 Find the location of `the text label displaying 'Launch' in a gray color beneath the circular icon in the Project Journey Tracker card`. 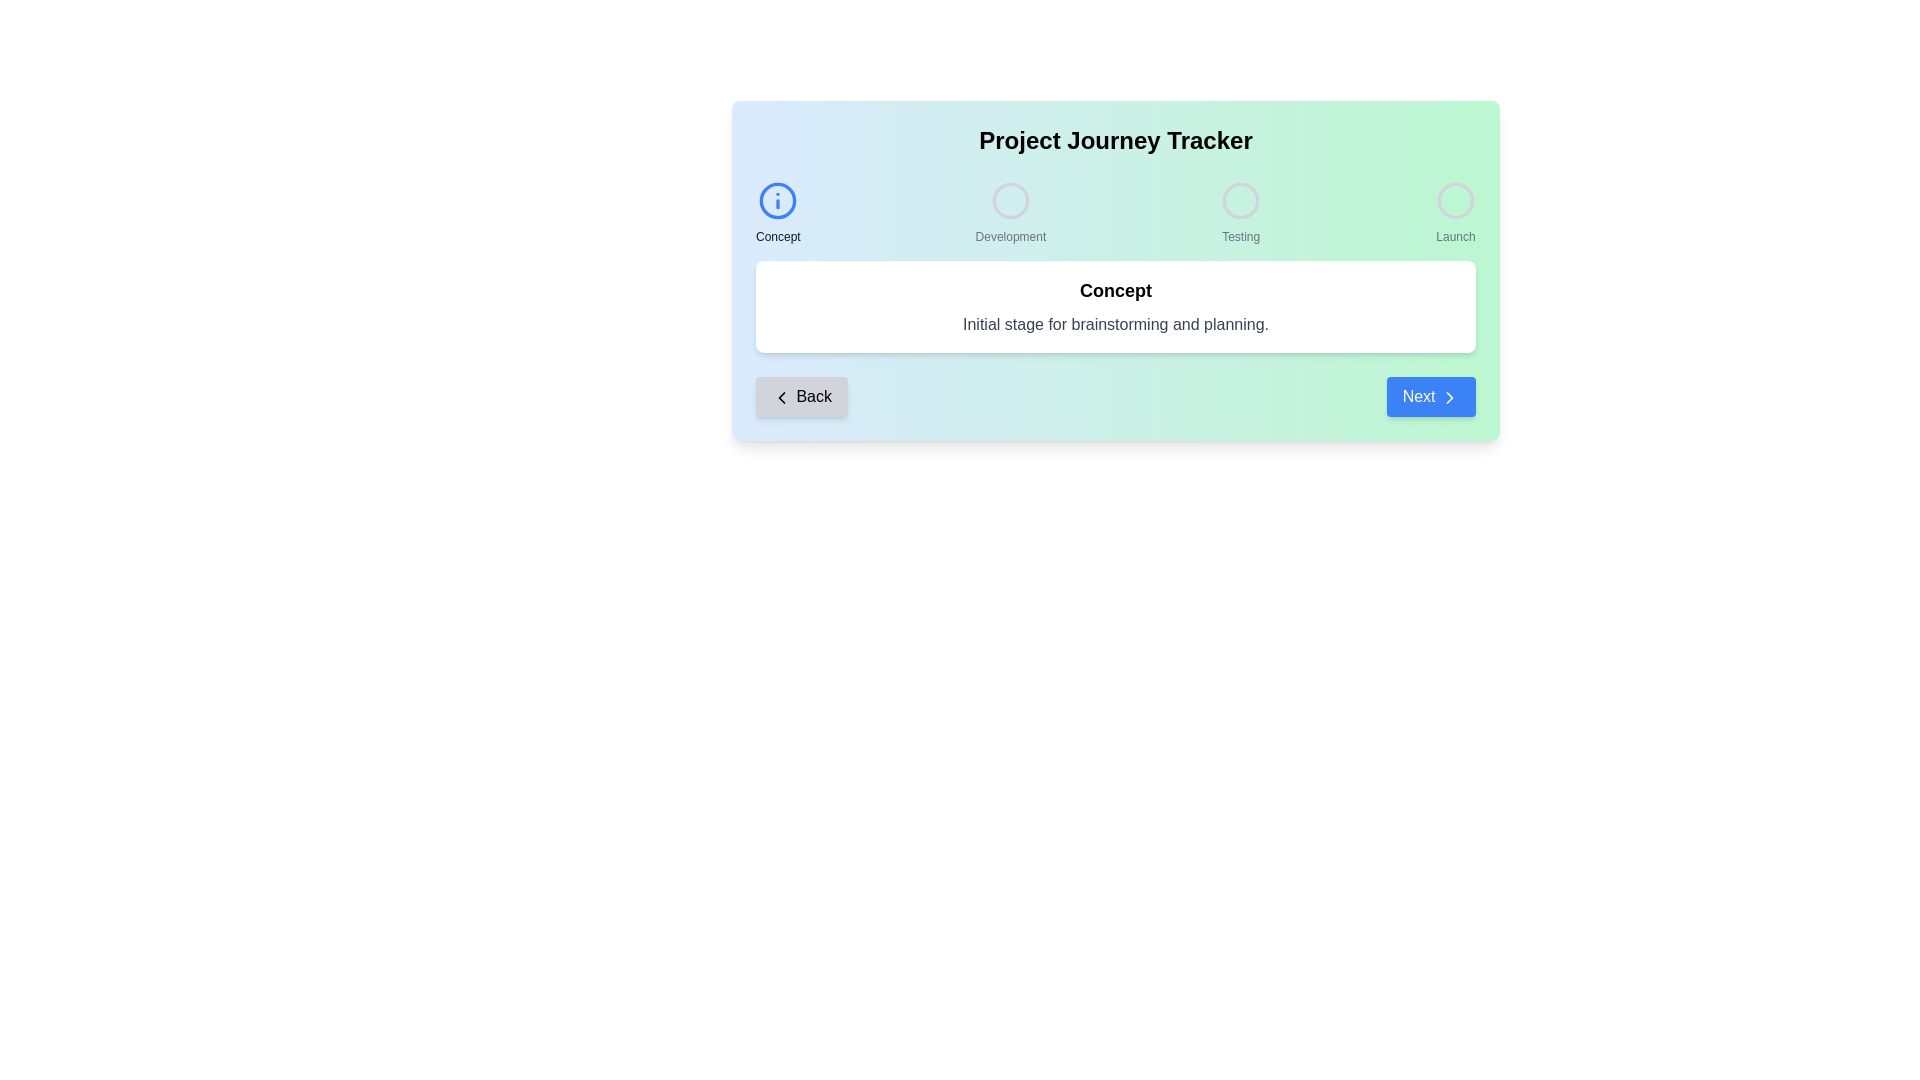

the text label displaying 'Launch' in a gray color beneath the circular icon in the Project Journey Tracker card is located at coordinates (1455, 235).